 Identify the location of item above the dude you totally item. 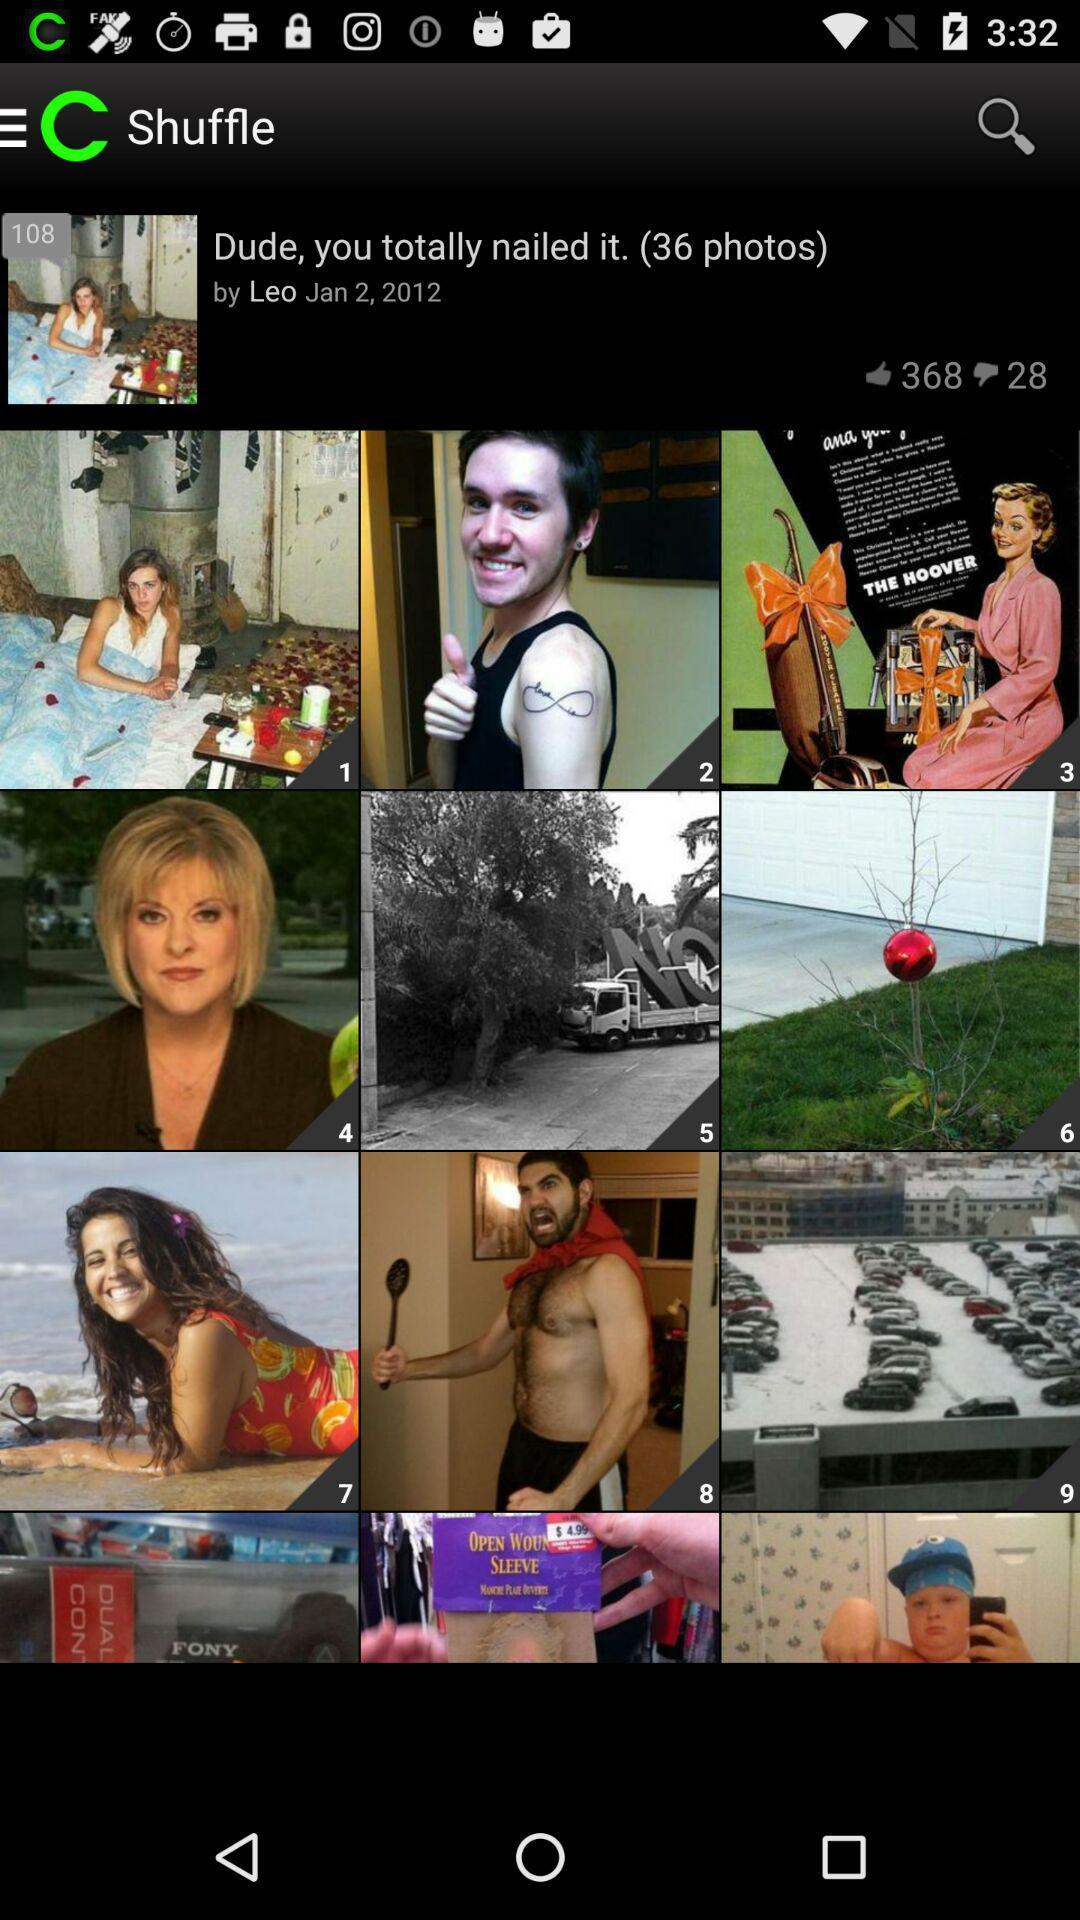
(1006, 124).